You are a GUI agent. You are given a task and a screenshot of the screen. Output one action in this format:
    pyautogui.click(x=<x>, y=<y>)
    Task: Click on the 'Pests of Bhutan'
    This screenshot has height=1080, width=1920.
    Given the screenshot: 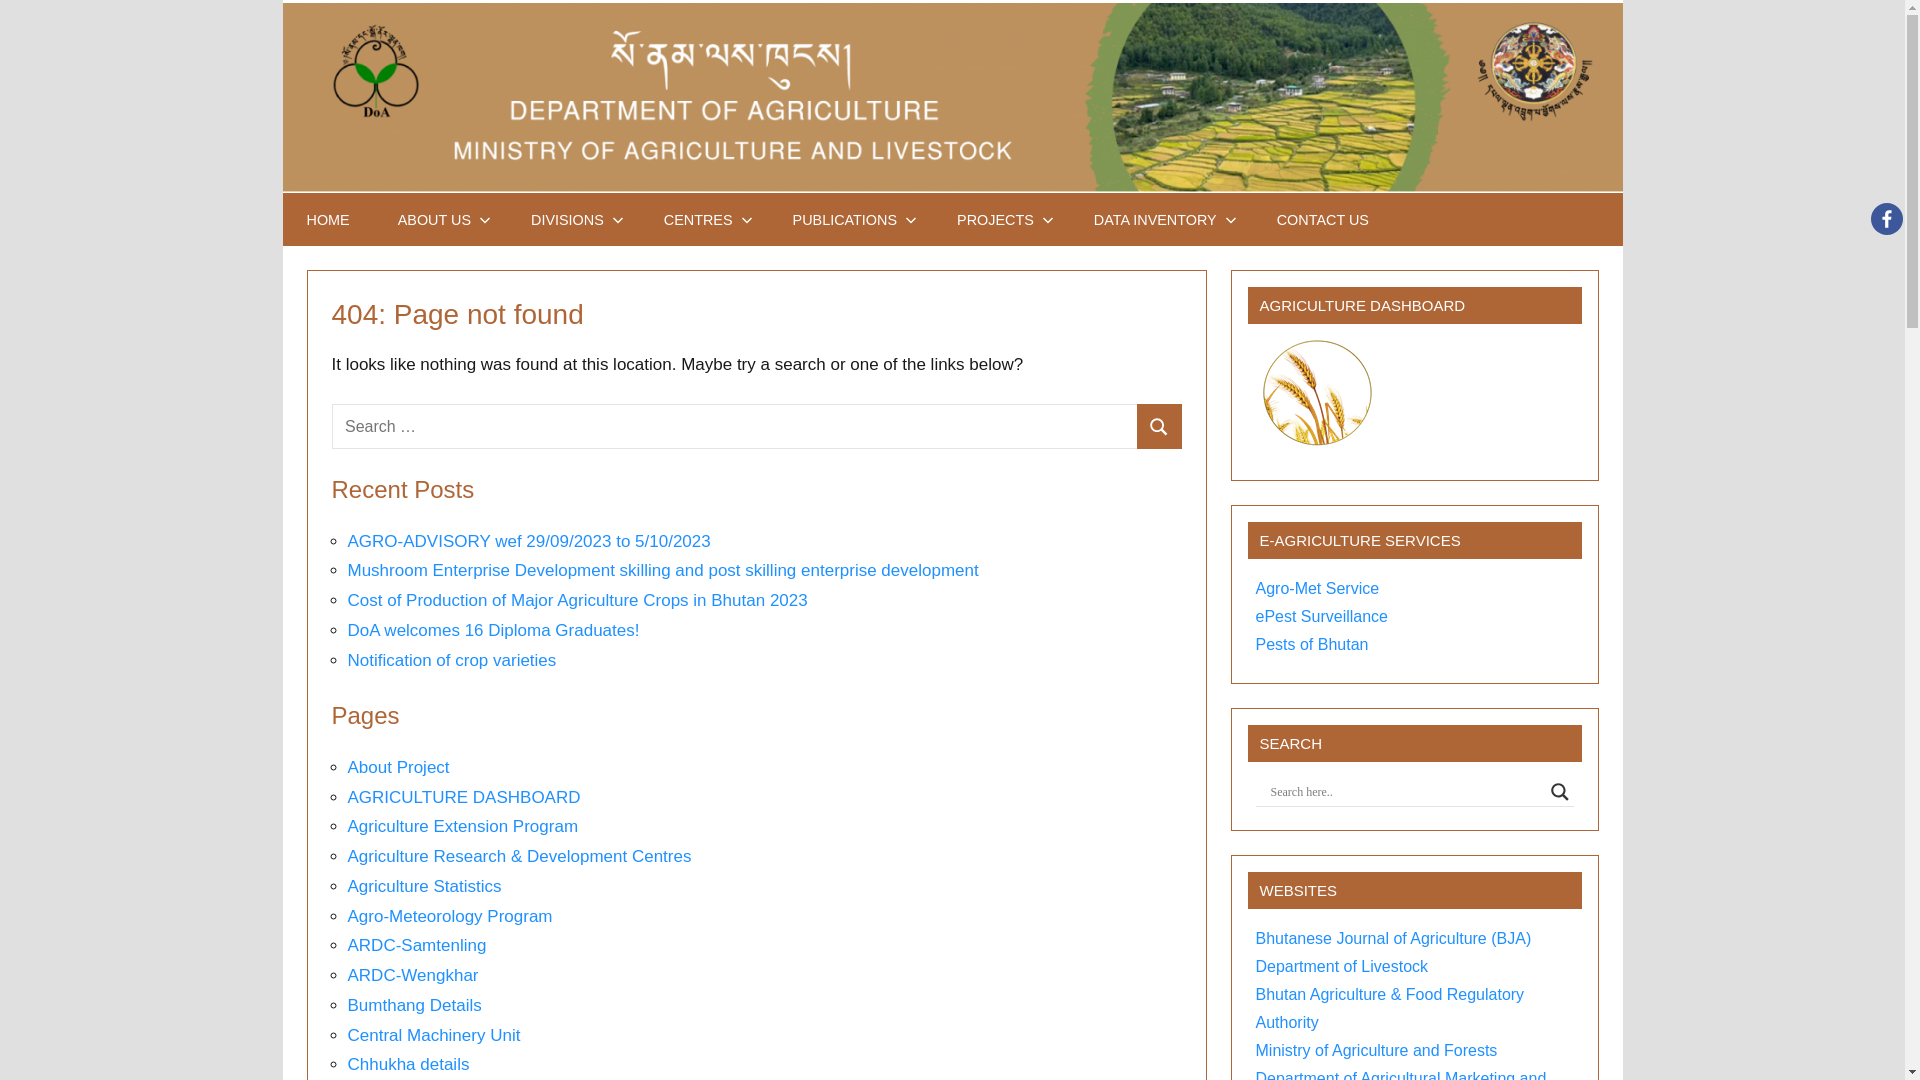 What is the action you would take?
    pyautogui.click(x=1255, y=644)
    